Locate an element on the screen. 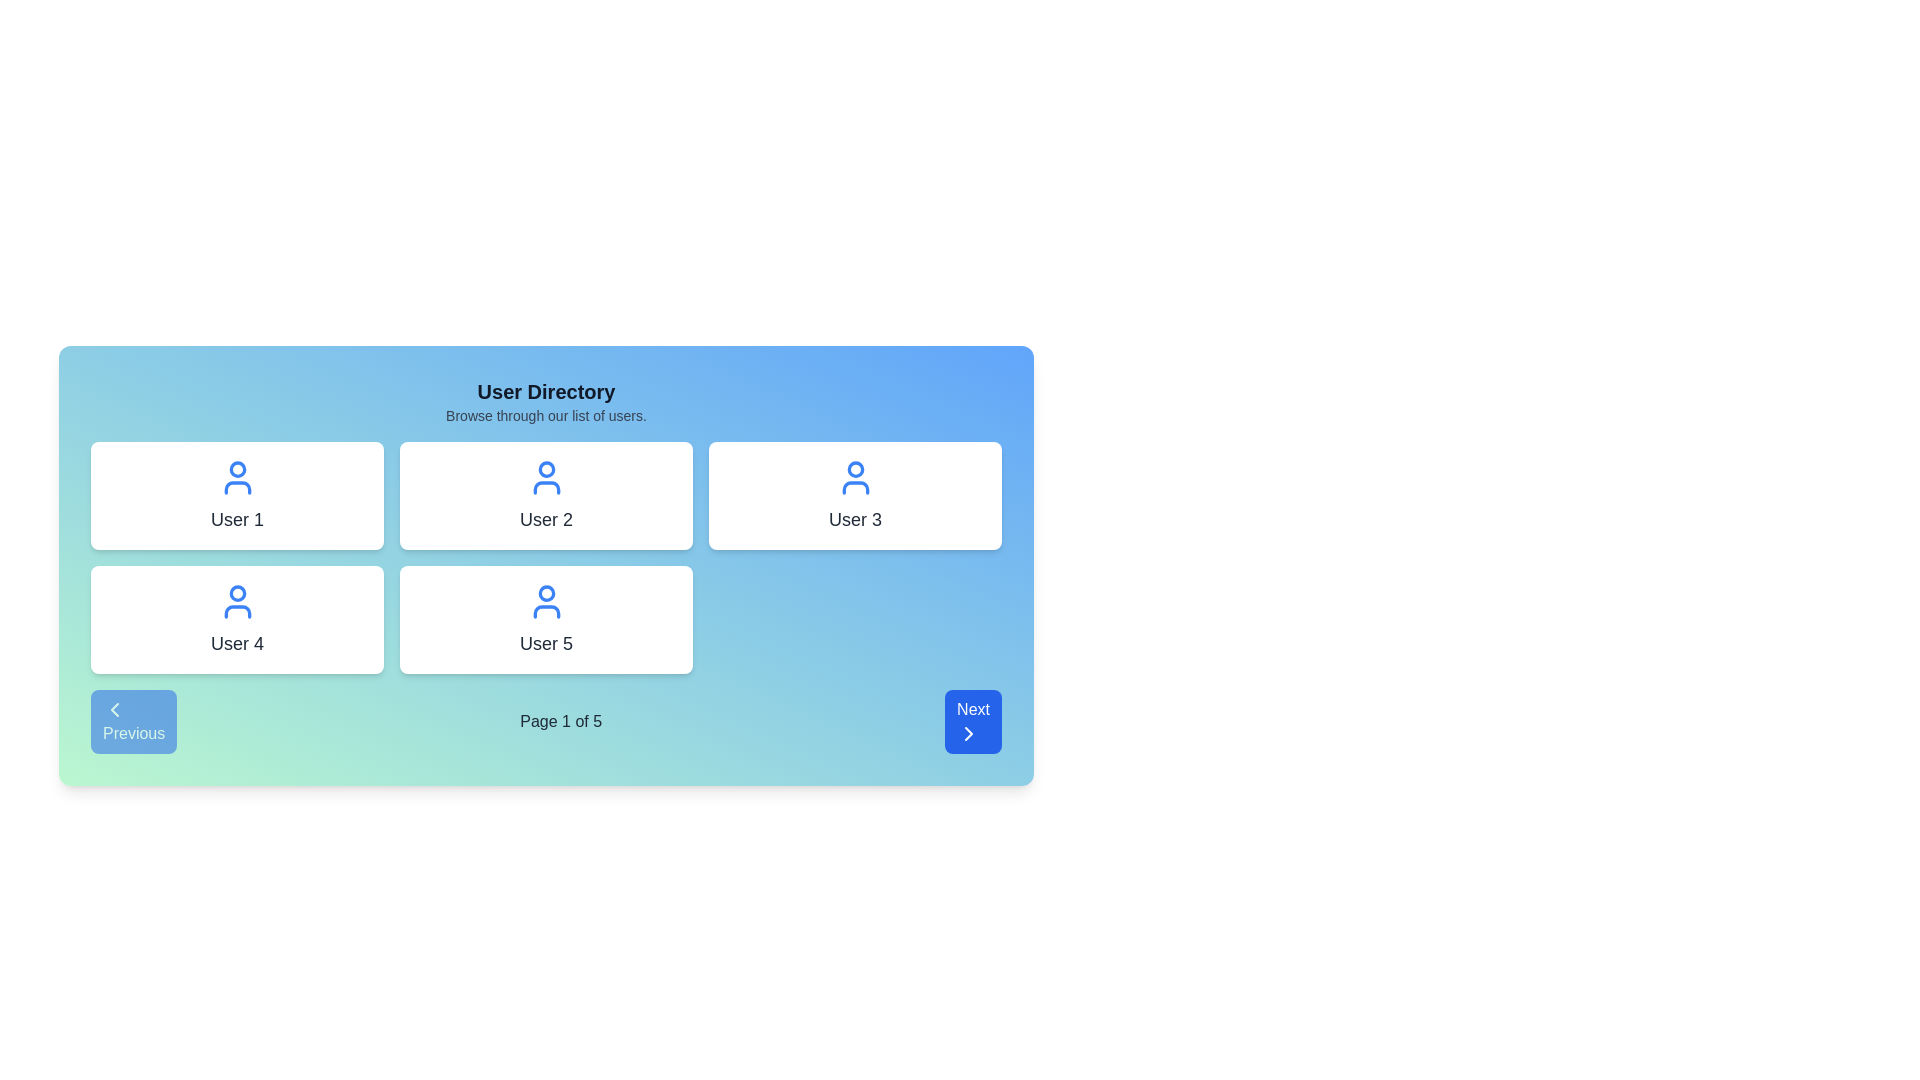 Image resolution: width=1920 pixels, height=1080 pixels. the text label 'User 4' which is located in the fourth card of the grid layout, positioned in the second row, first column is located at coordinates (237, 644).